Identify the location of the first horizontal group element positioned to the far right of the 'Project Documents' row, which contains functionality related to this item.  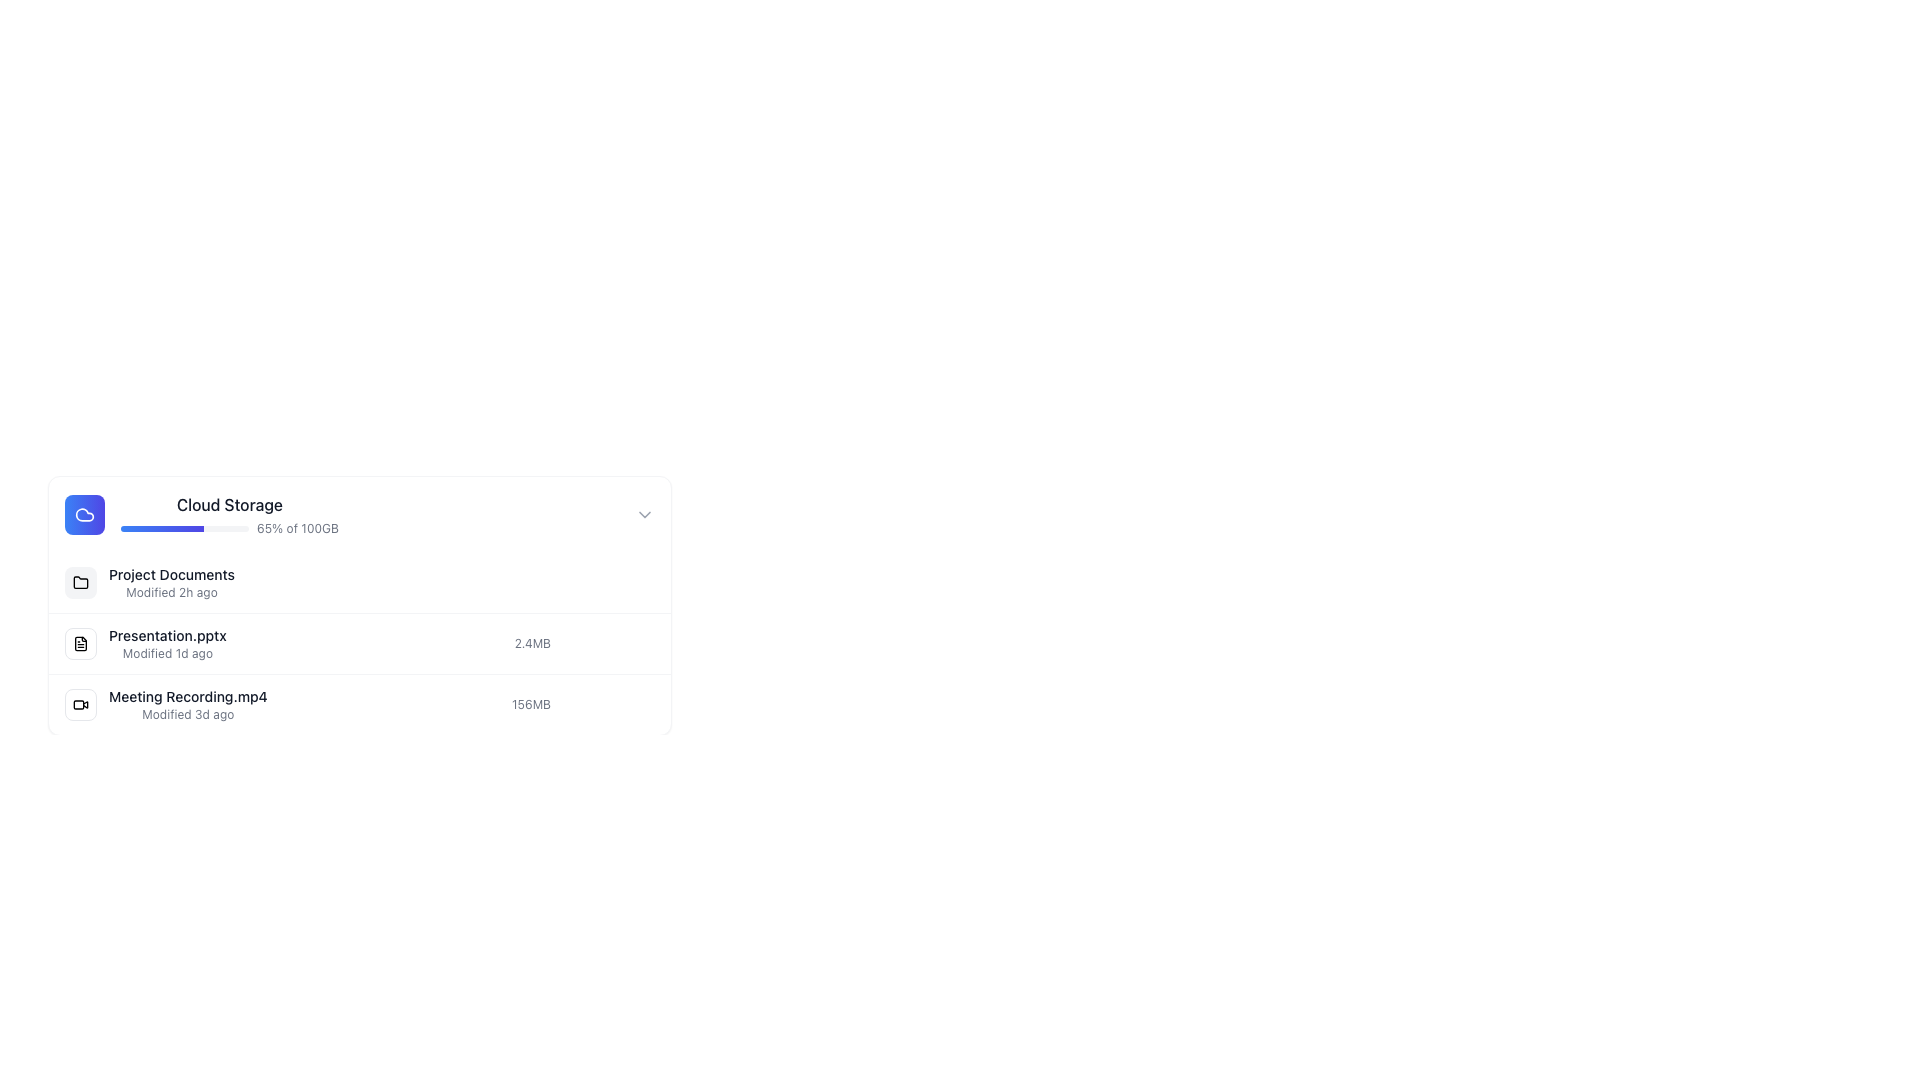
(609, 582).